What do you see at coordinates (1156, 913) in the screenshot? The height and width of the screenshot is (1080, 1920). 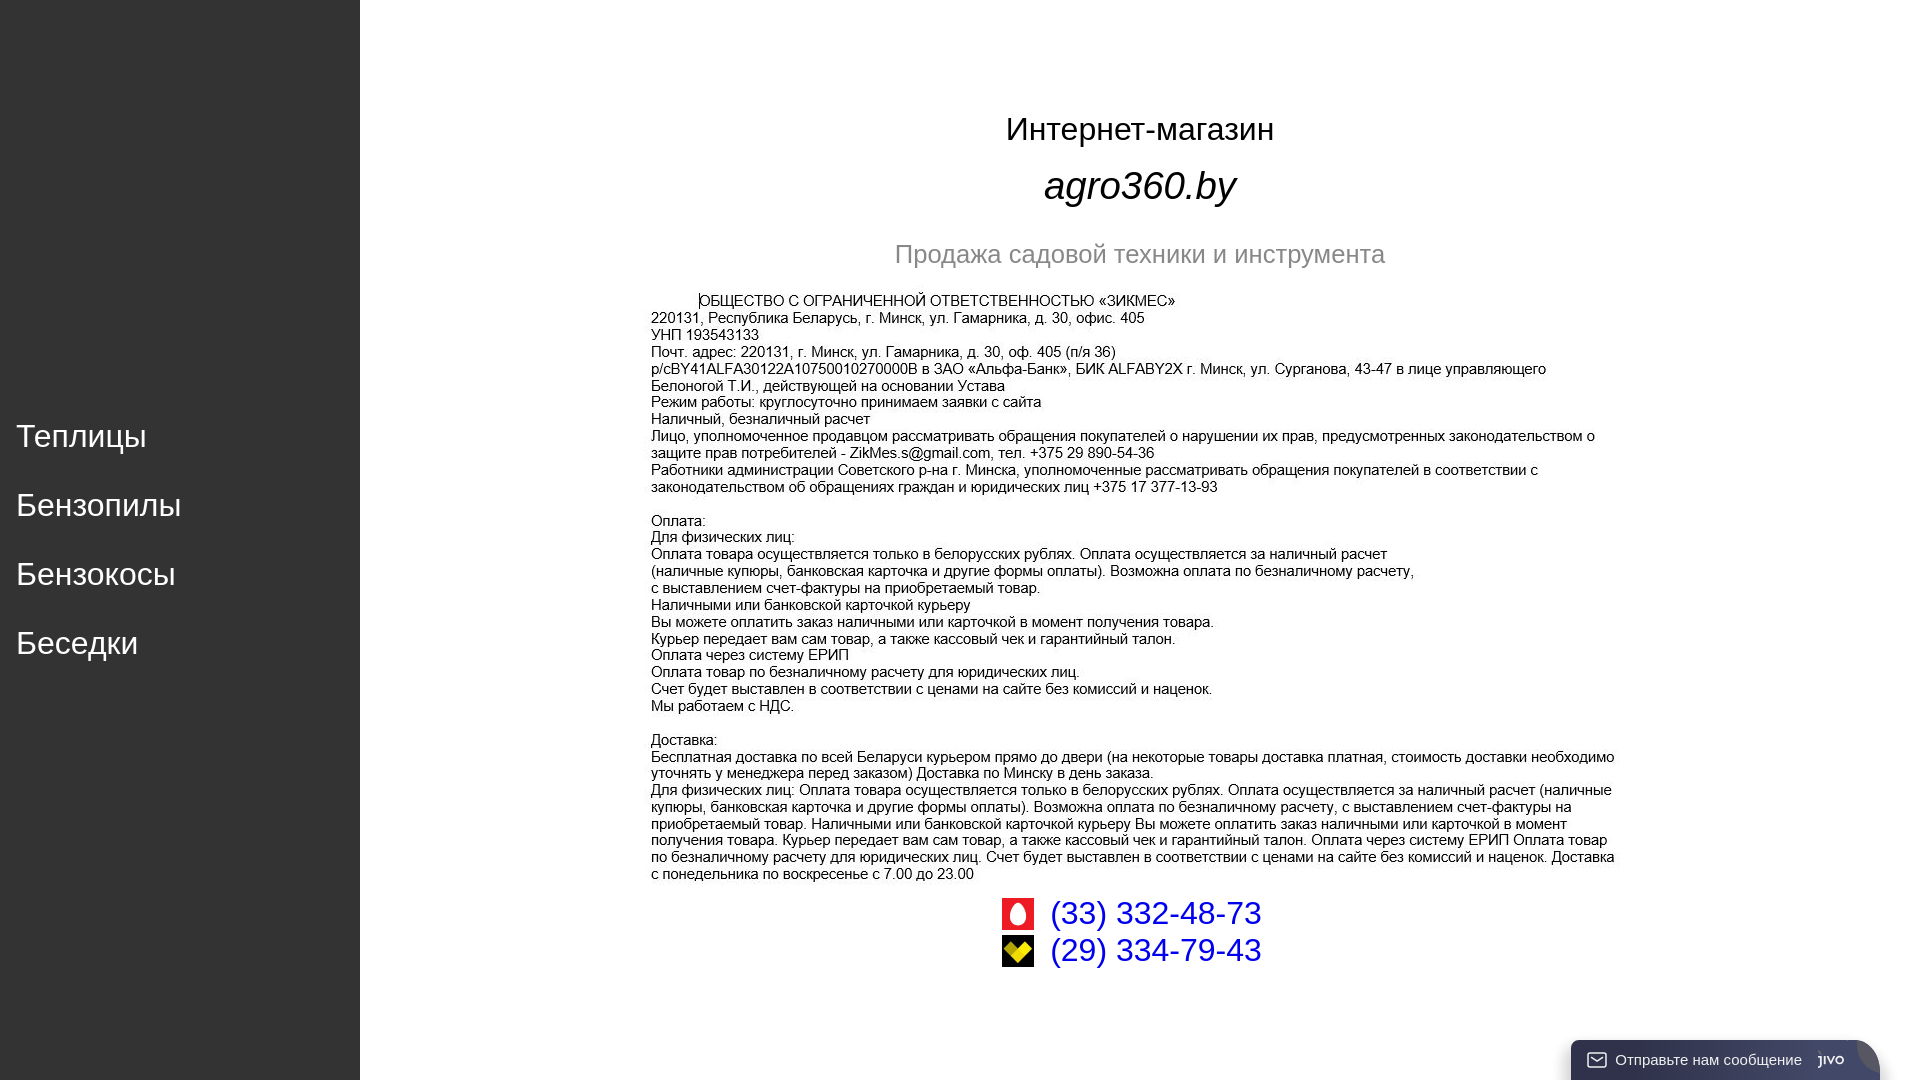 I see `'(33) 332-48-73'` at bounding box center [1156, 913].